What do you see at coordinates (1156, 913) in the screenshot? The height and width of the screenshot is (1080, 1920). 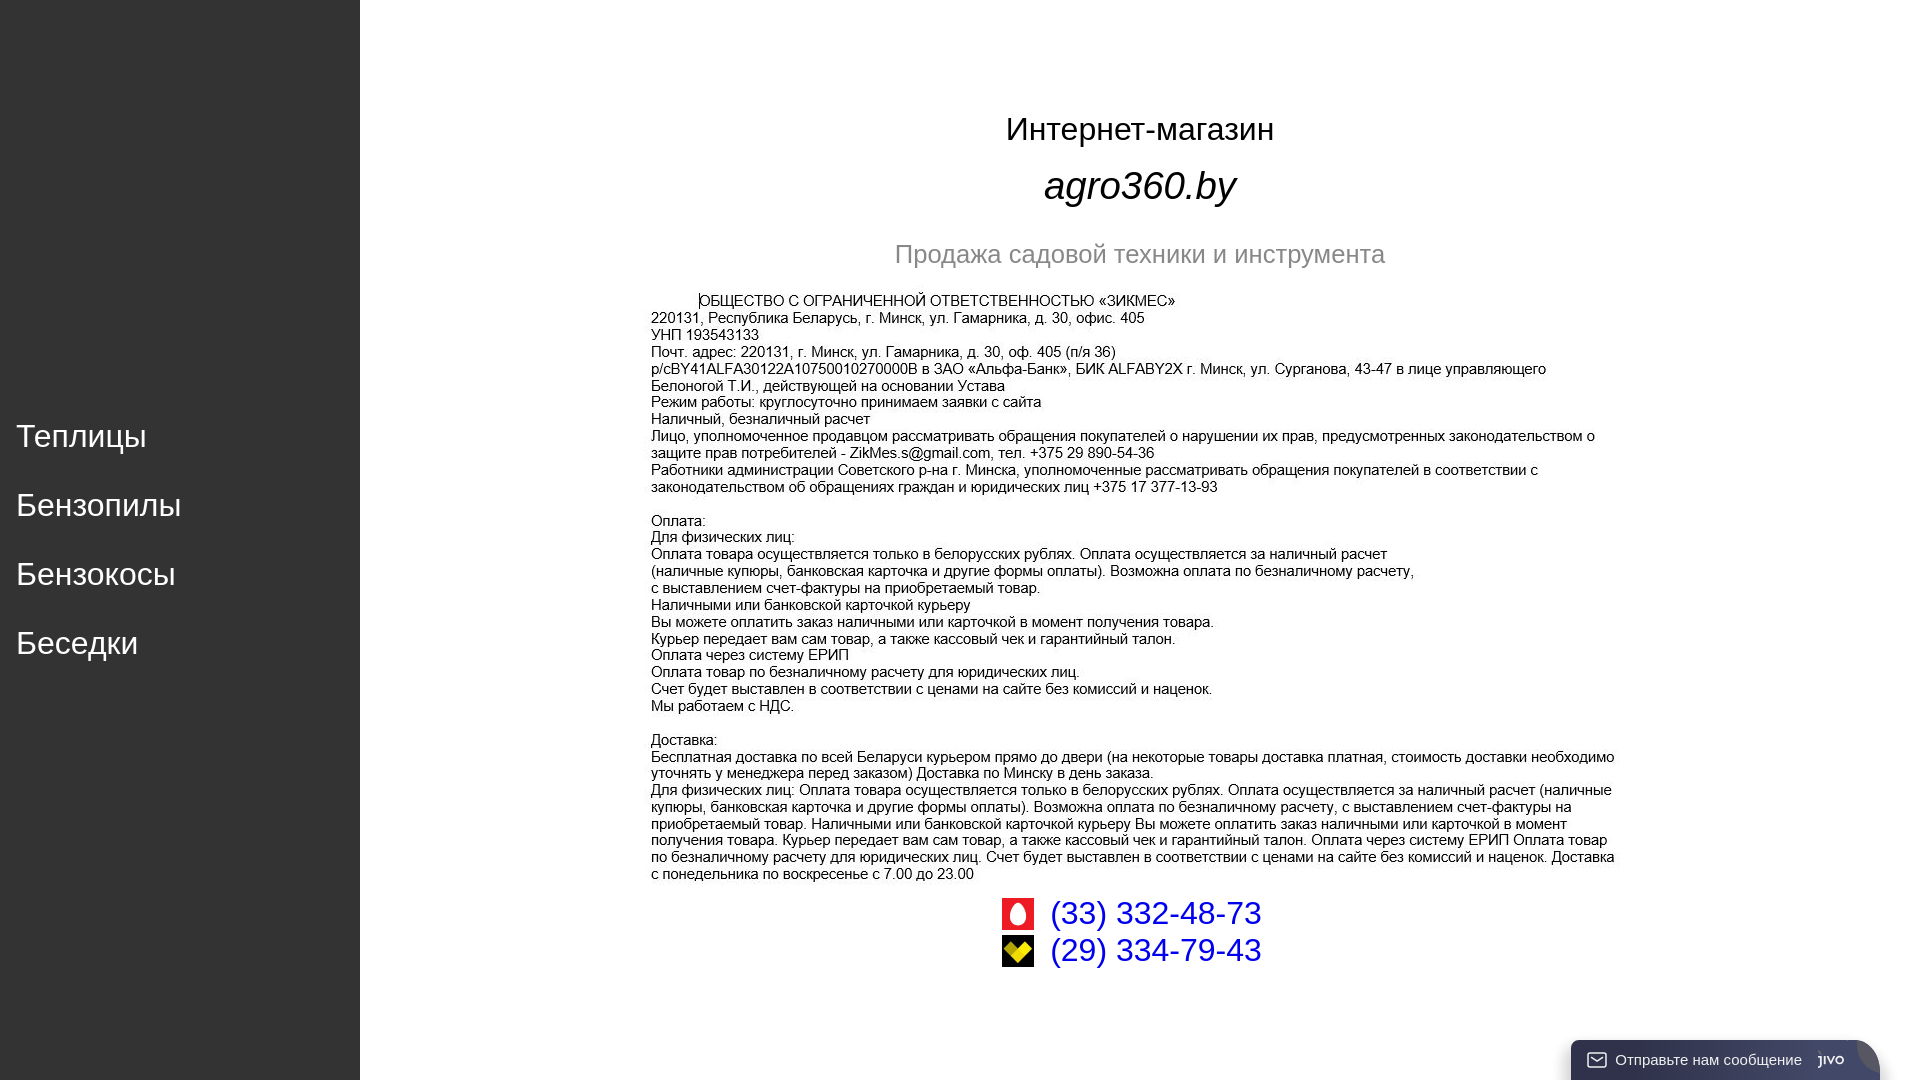 I see `'(33) 332-48-73'` at bounding box center [1156, 913].